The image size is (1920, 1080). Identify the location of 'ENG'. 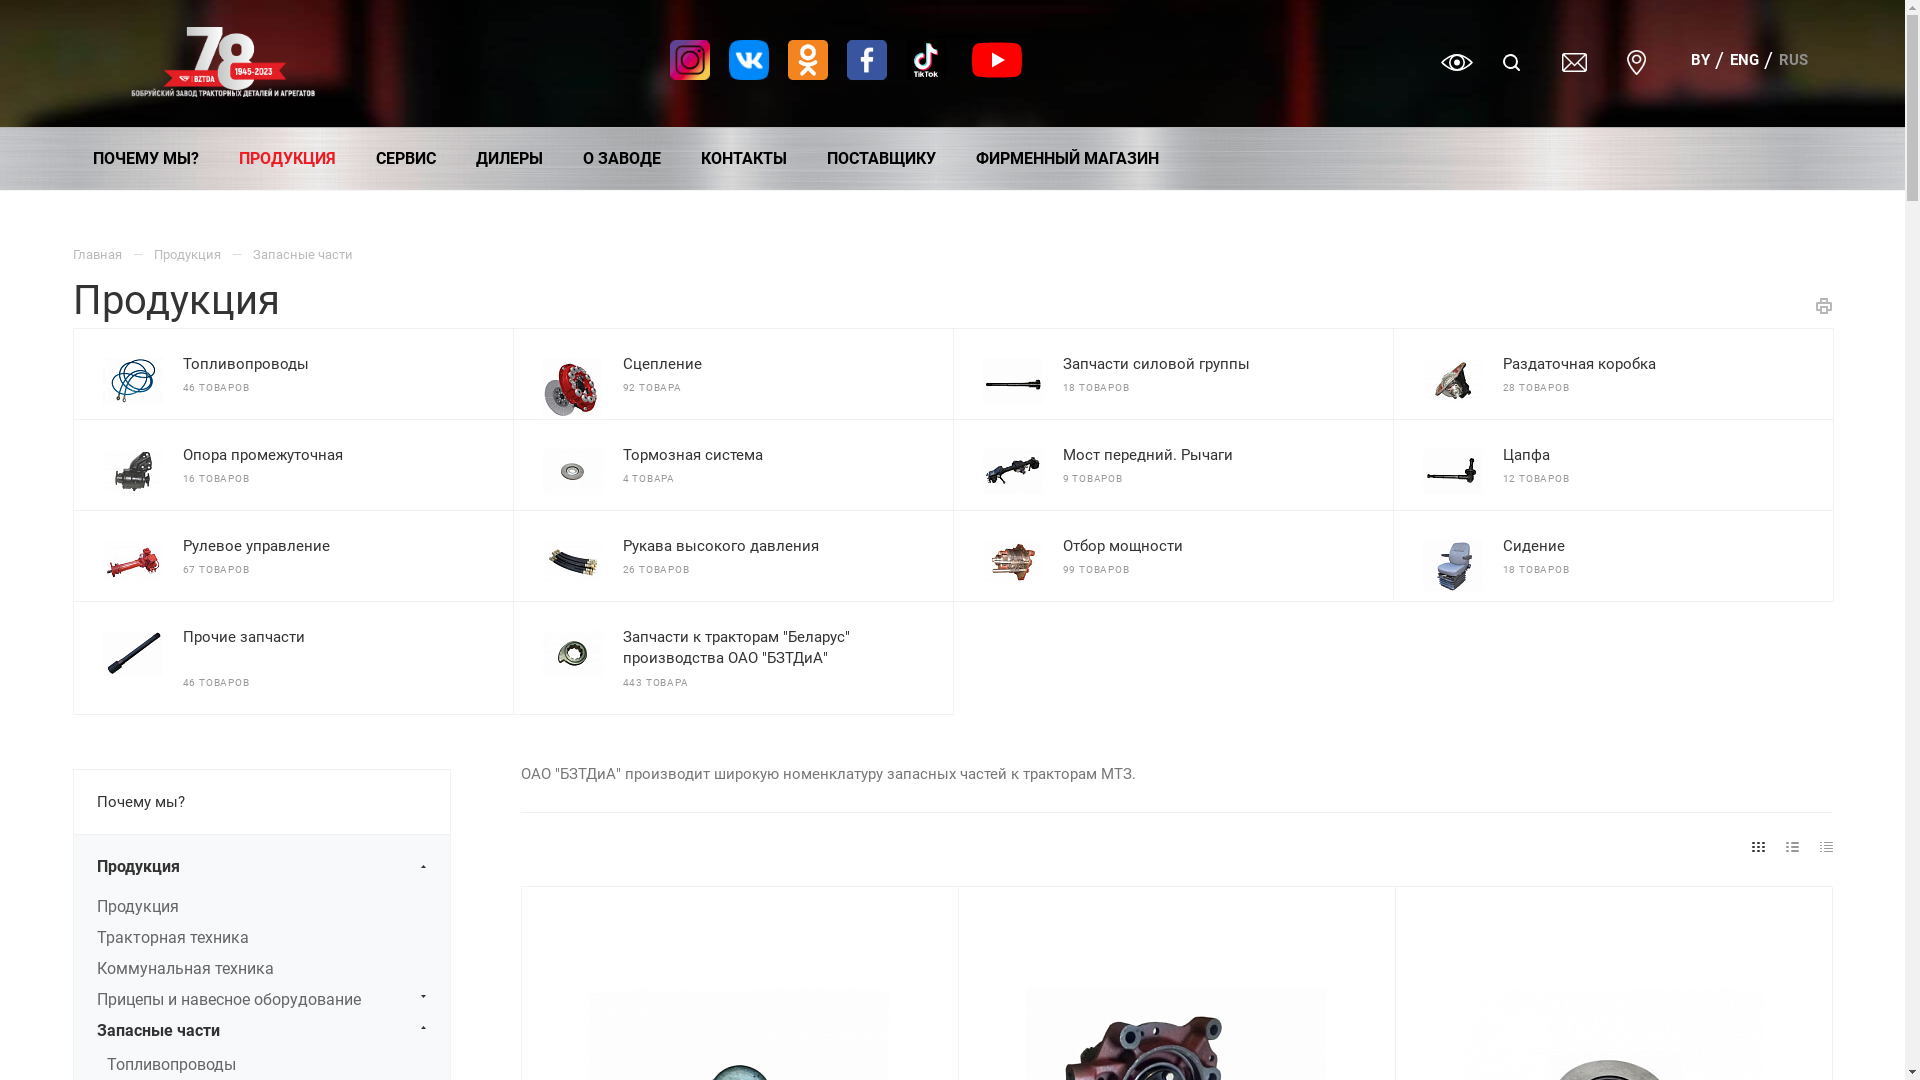
(1722, 59).